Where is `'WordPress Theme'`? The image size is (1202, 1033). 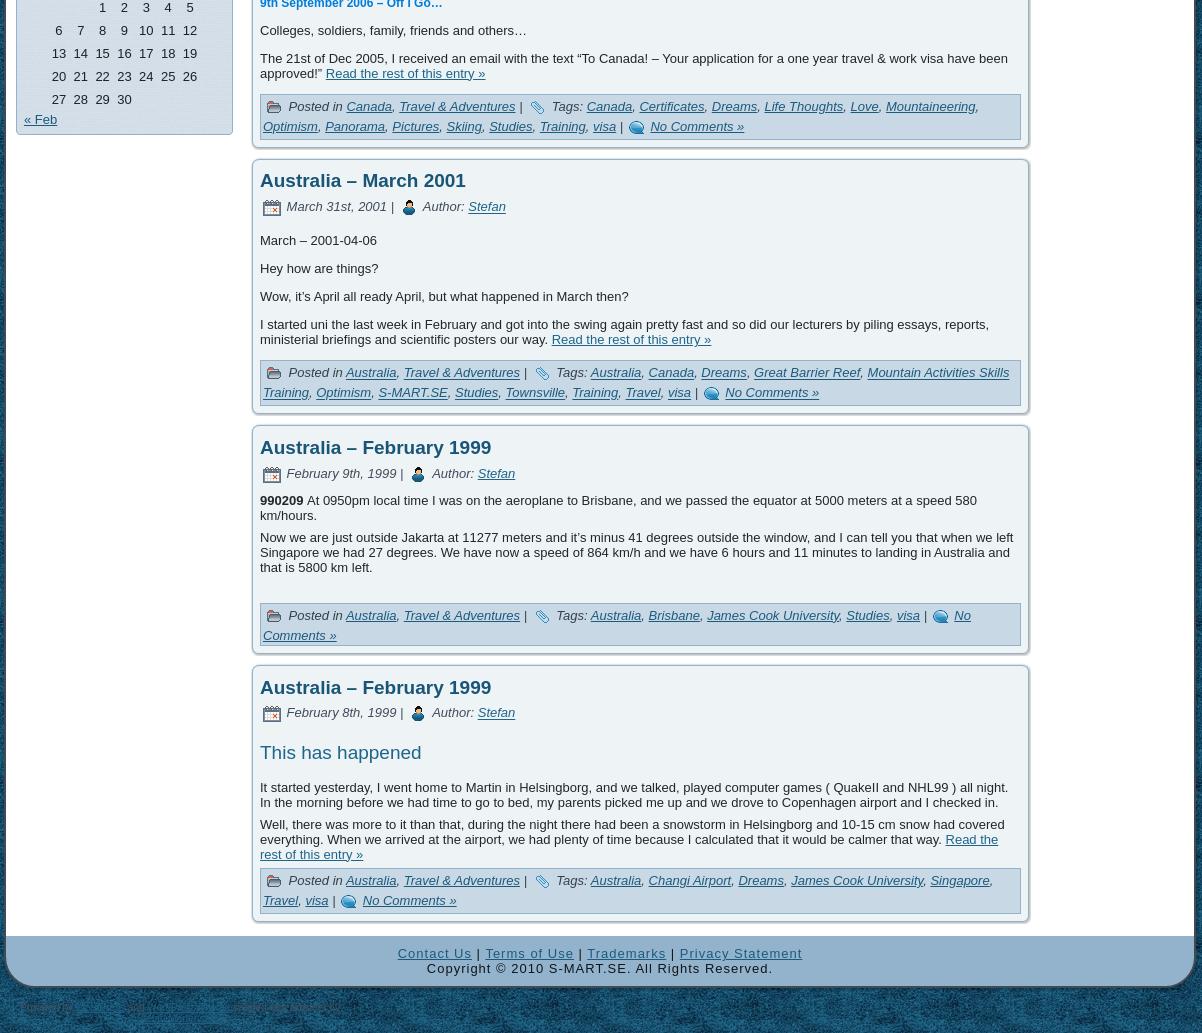 'WordPress Theme' is located at coordinates (188, 1006).